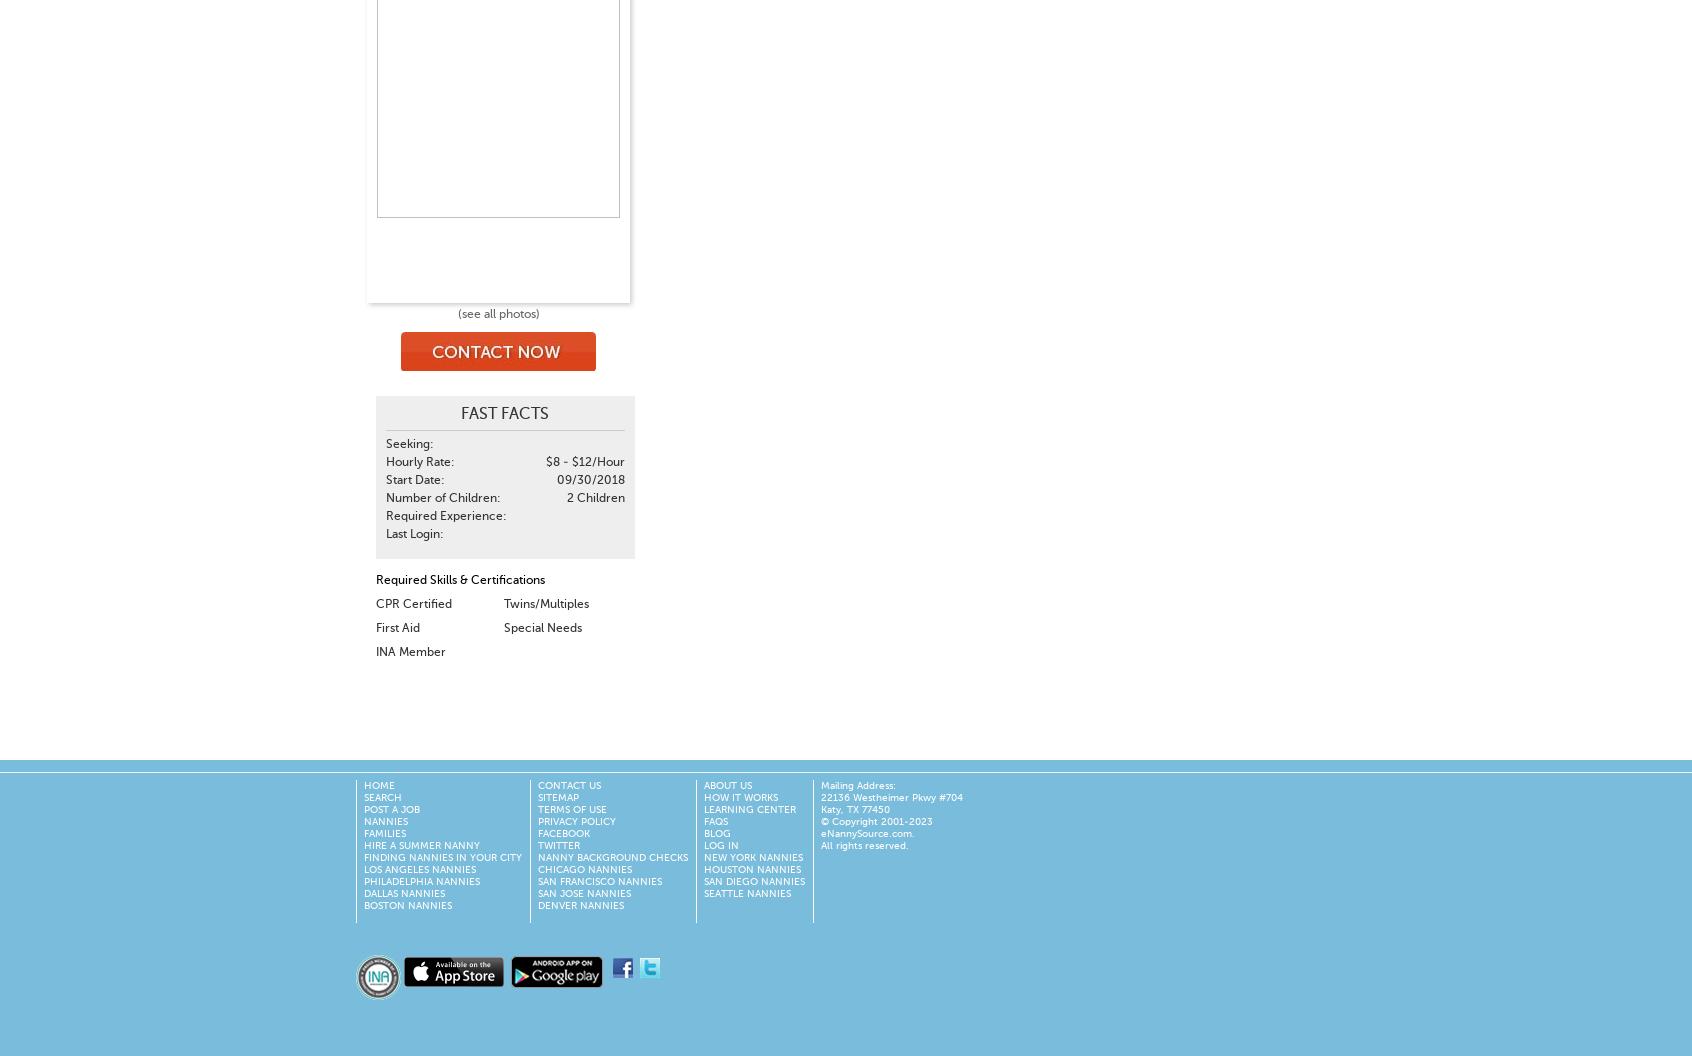  I want to click on 'Dallas Nannies', so click(404, 893).